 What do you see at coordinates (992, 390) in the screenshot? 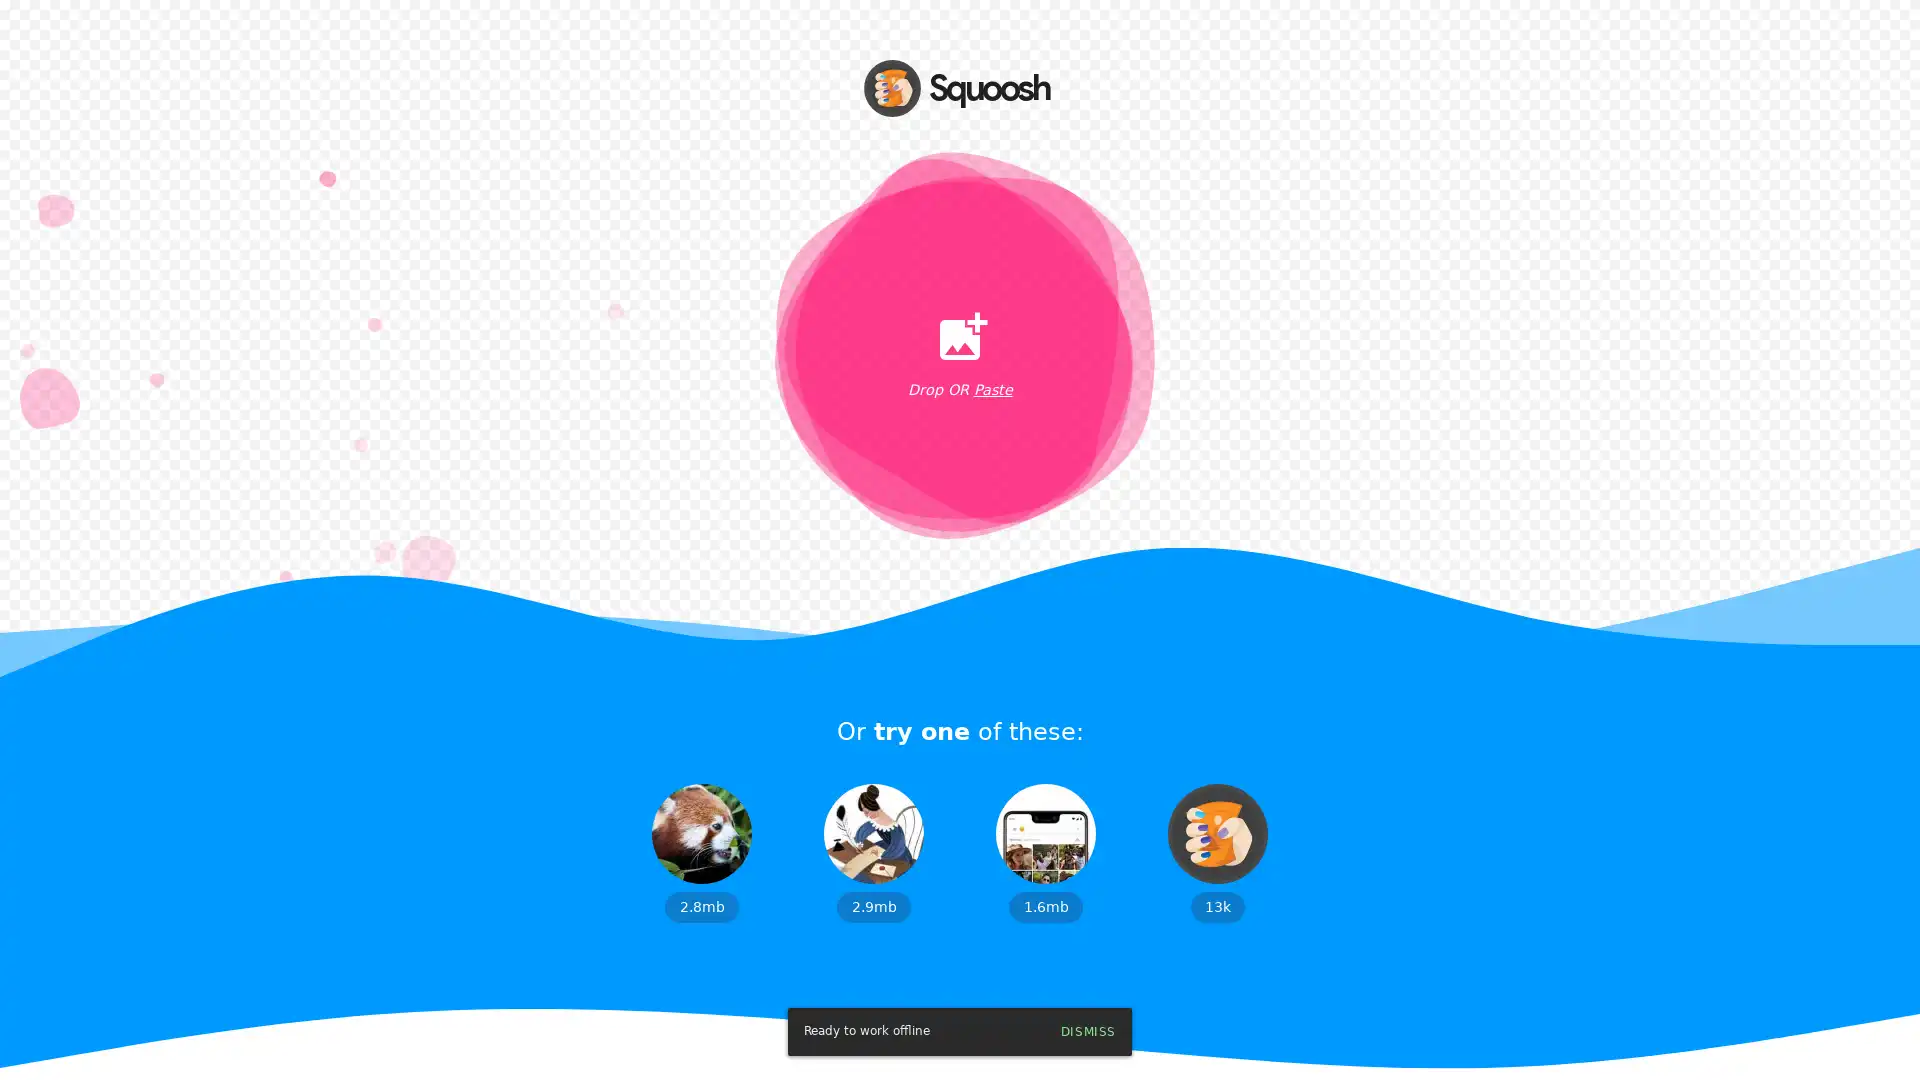
I see `Paste` at bounding box center [992, 390].